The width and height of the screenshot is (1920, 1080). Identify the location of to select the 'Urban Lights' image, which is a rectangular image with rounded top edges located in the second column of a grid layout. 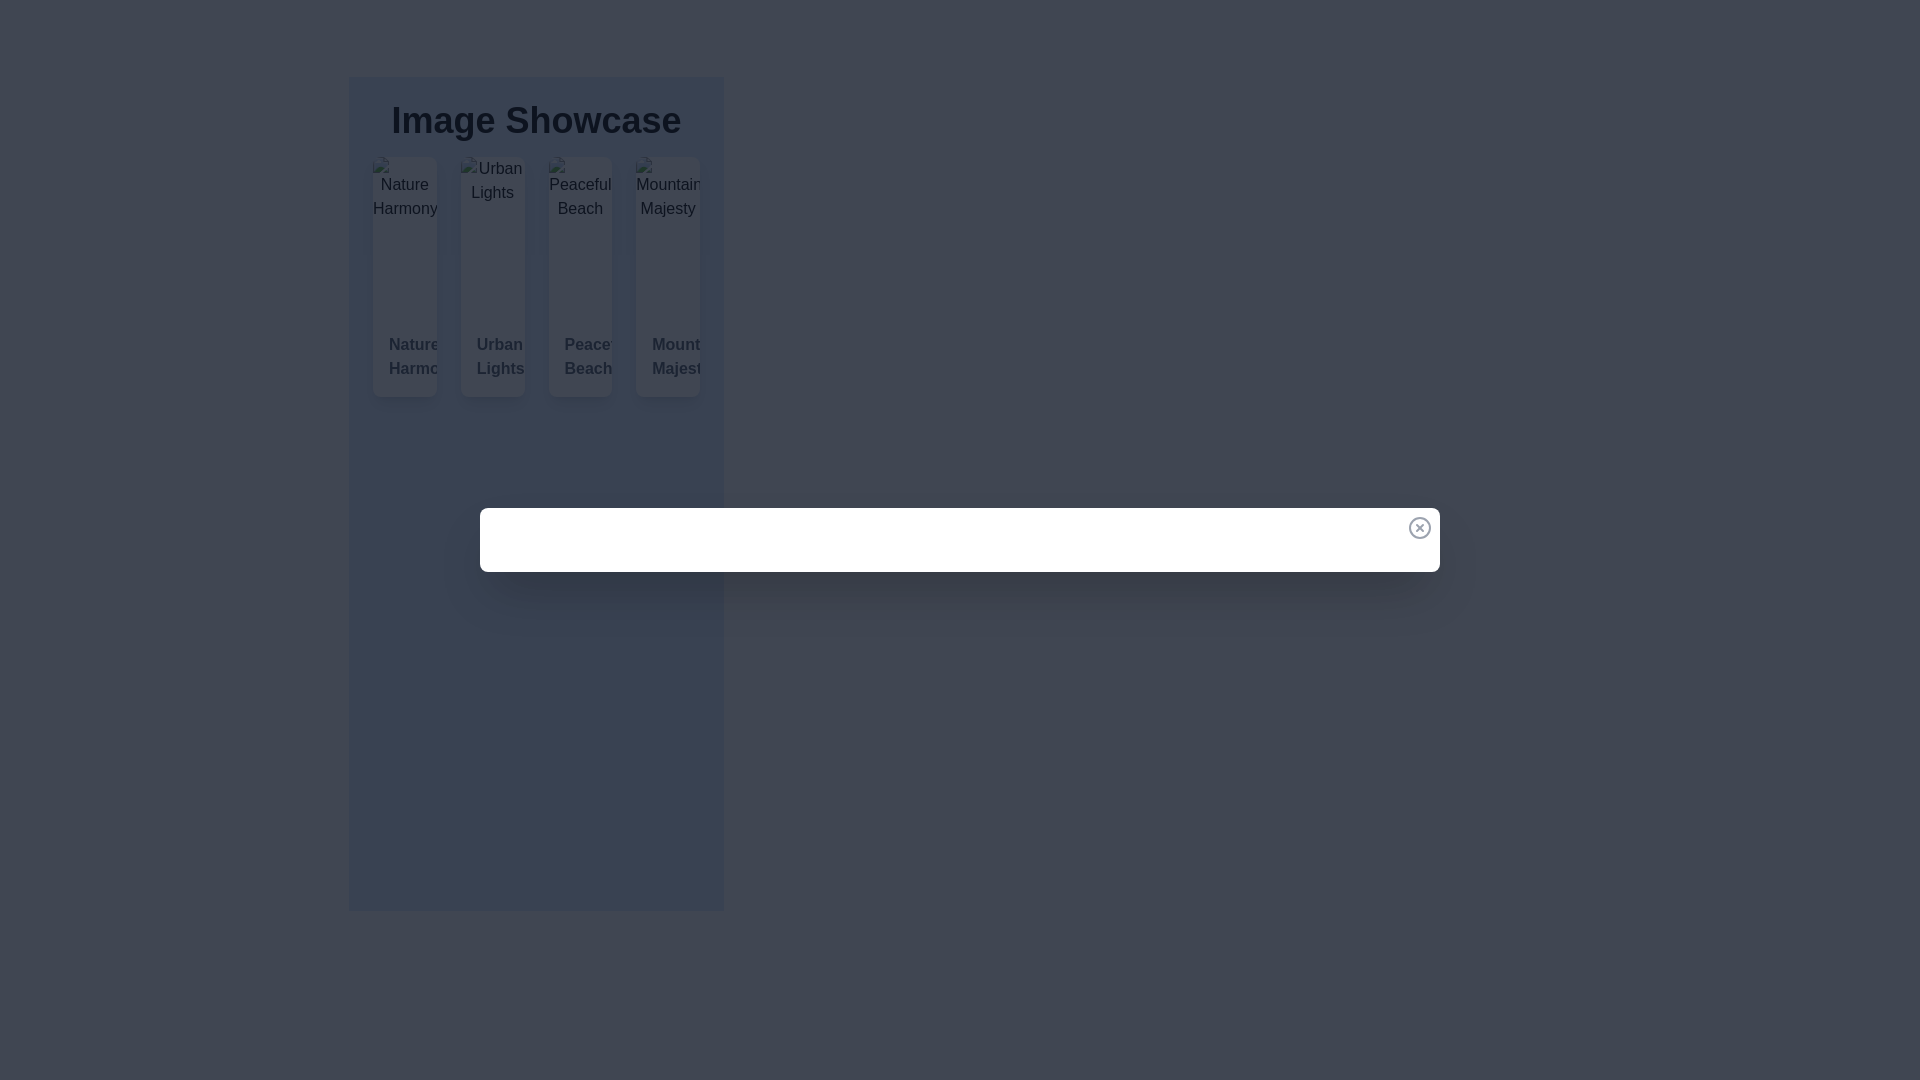
(492, 235).